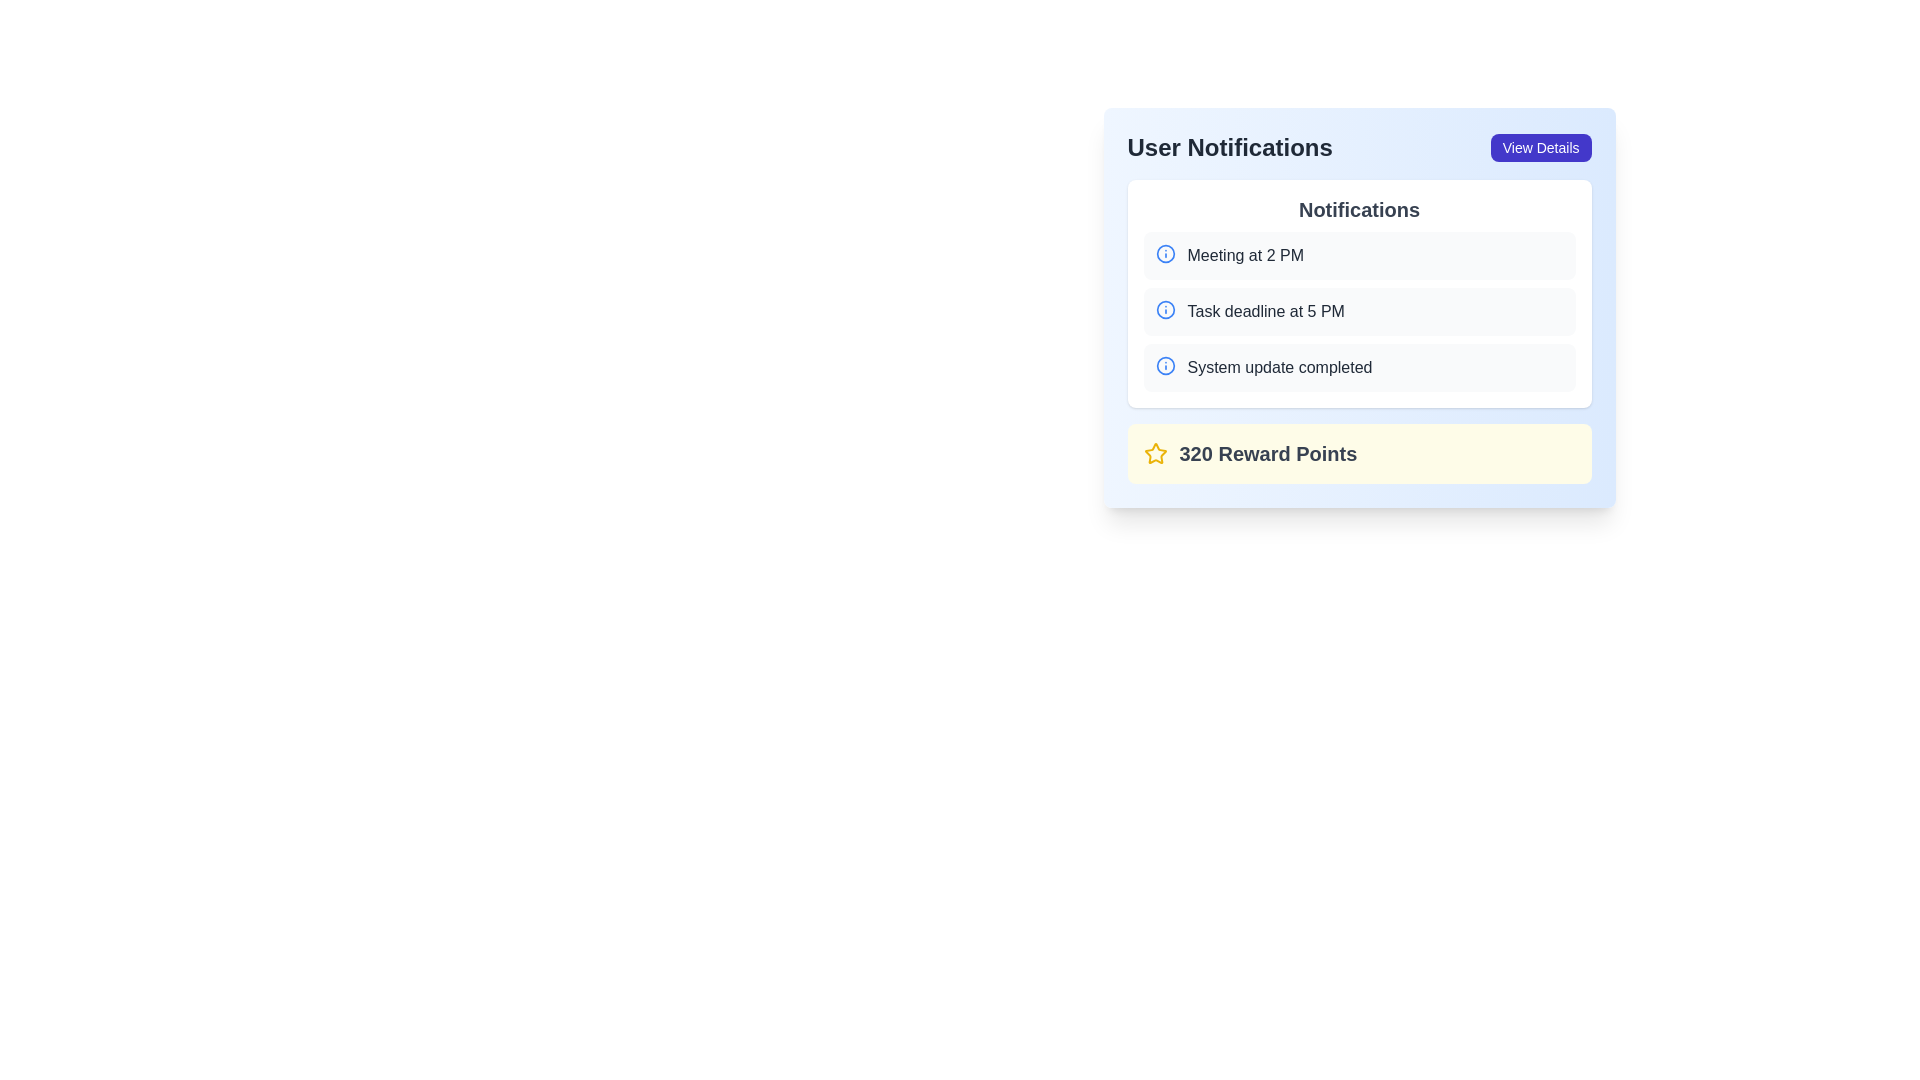  Describe the element at coordinates (1359, 312) in the screenshot. I see `the second notification card in the User Notifications section that informs about a task deadline scheduled for 5 PM` at that location.